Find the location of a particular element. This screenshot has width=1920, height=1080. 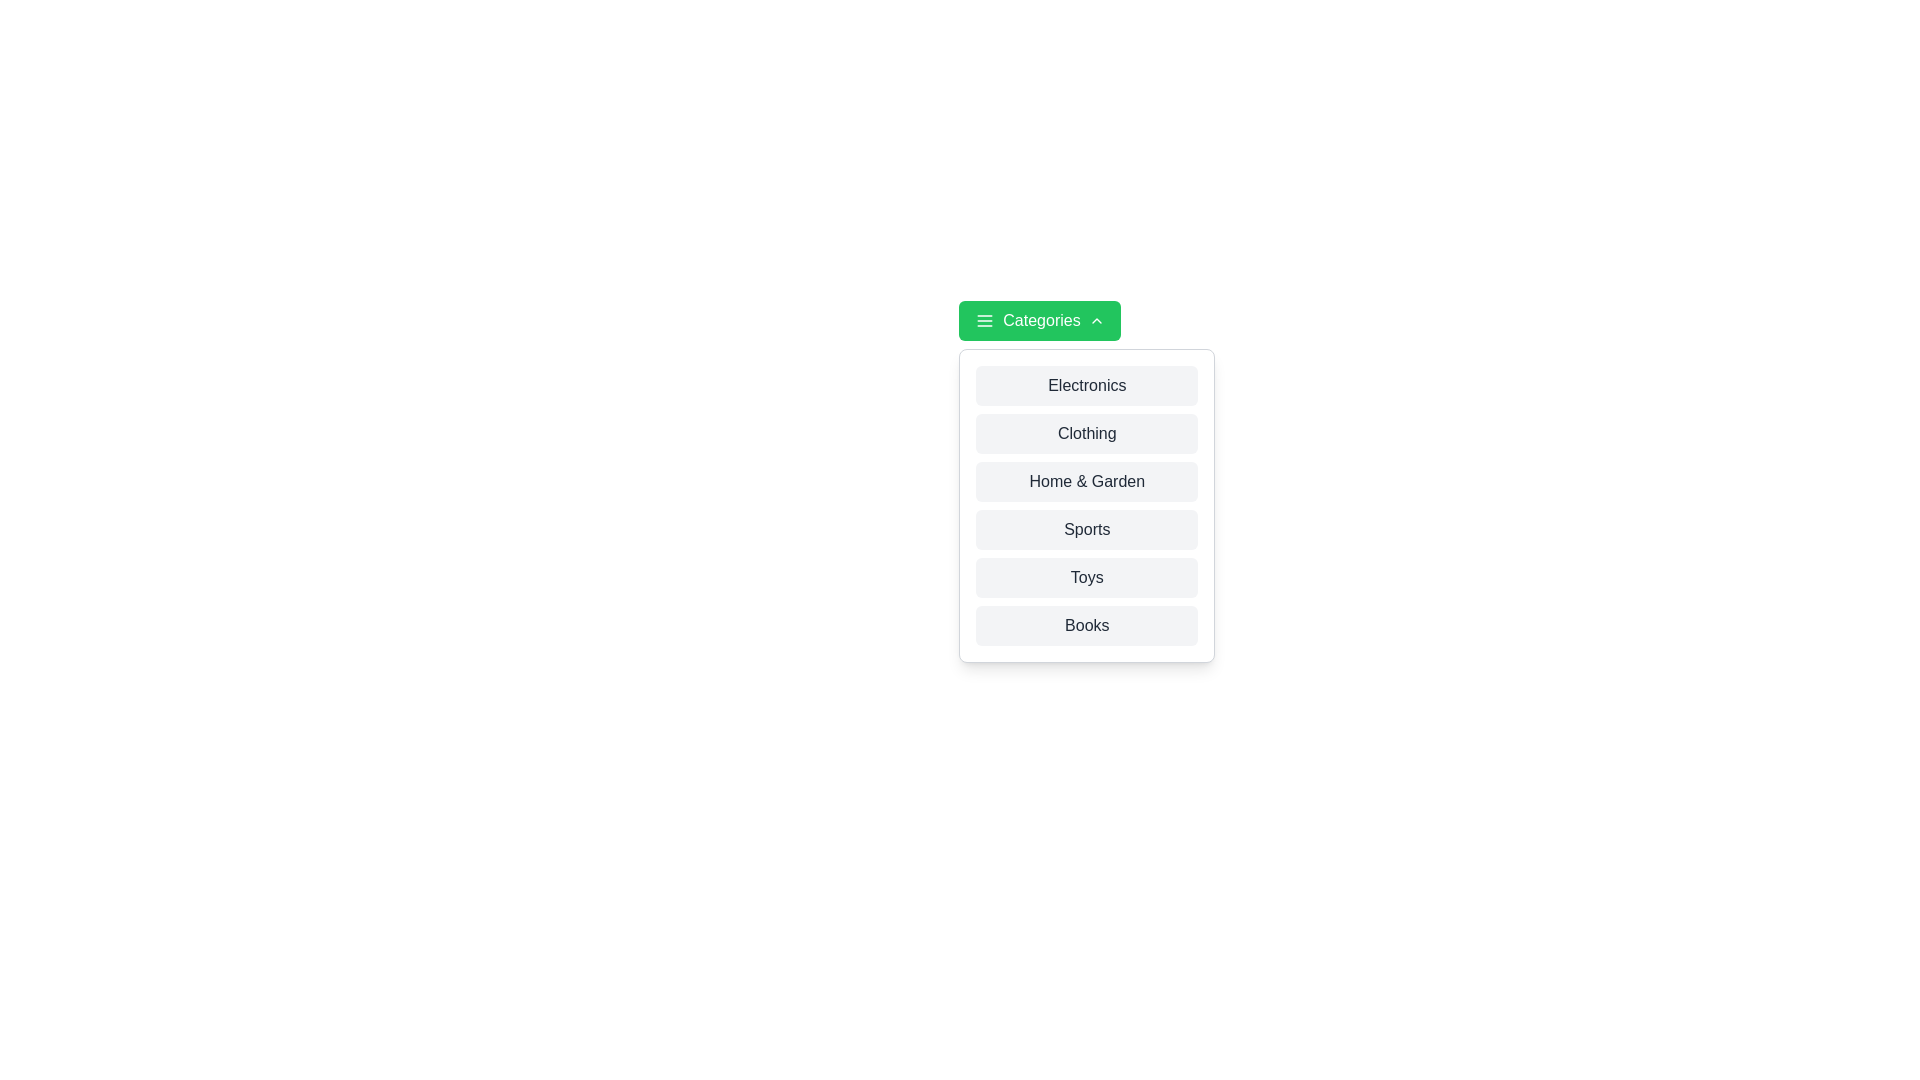

the 'Books' button, which is a horizontally long rectangular button with a light gray background and dark gray text, located at the bottom of the dropdown menu under 'Categories' is located at coordinates (1086, 624).